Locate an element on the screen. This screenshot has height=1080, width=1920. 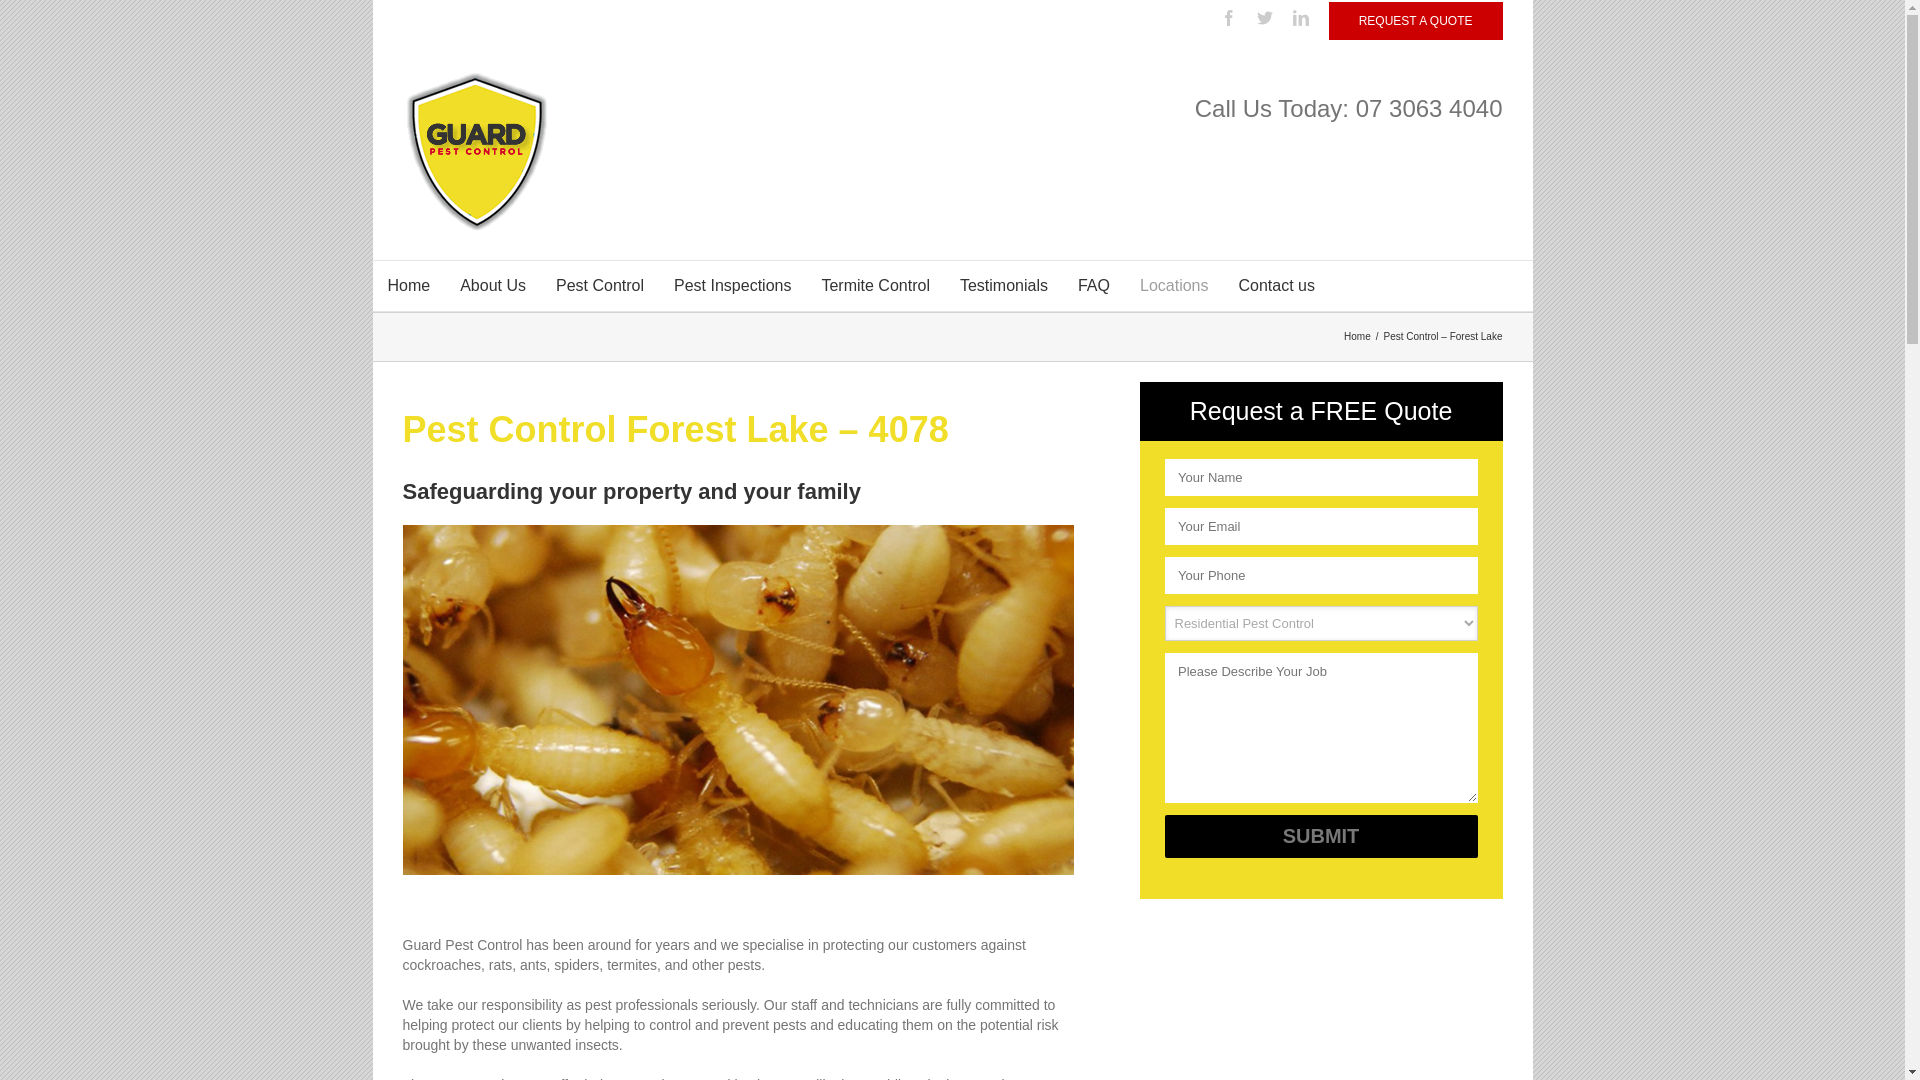
'Linkedin' is located at coordinates (1292, 18).